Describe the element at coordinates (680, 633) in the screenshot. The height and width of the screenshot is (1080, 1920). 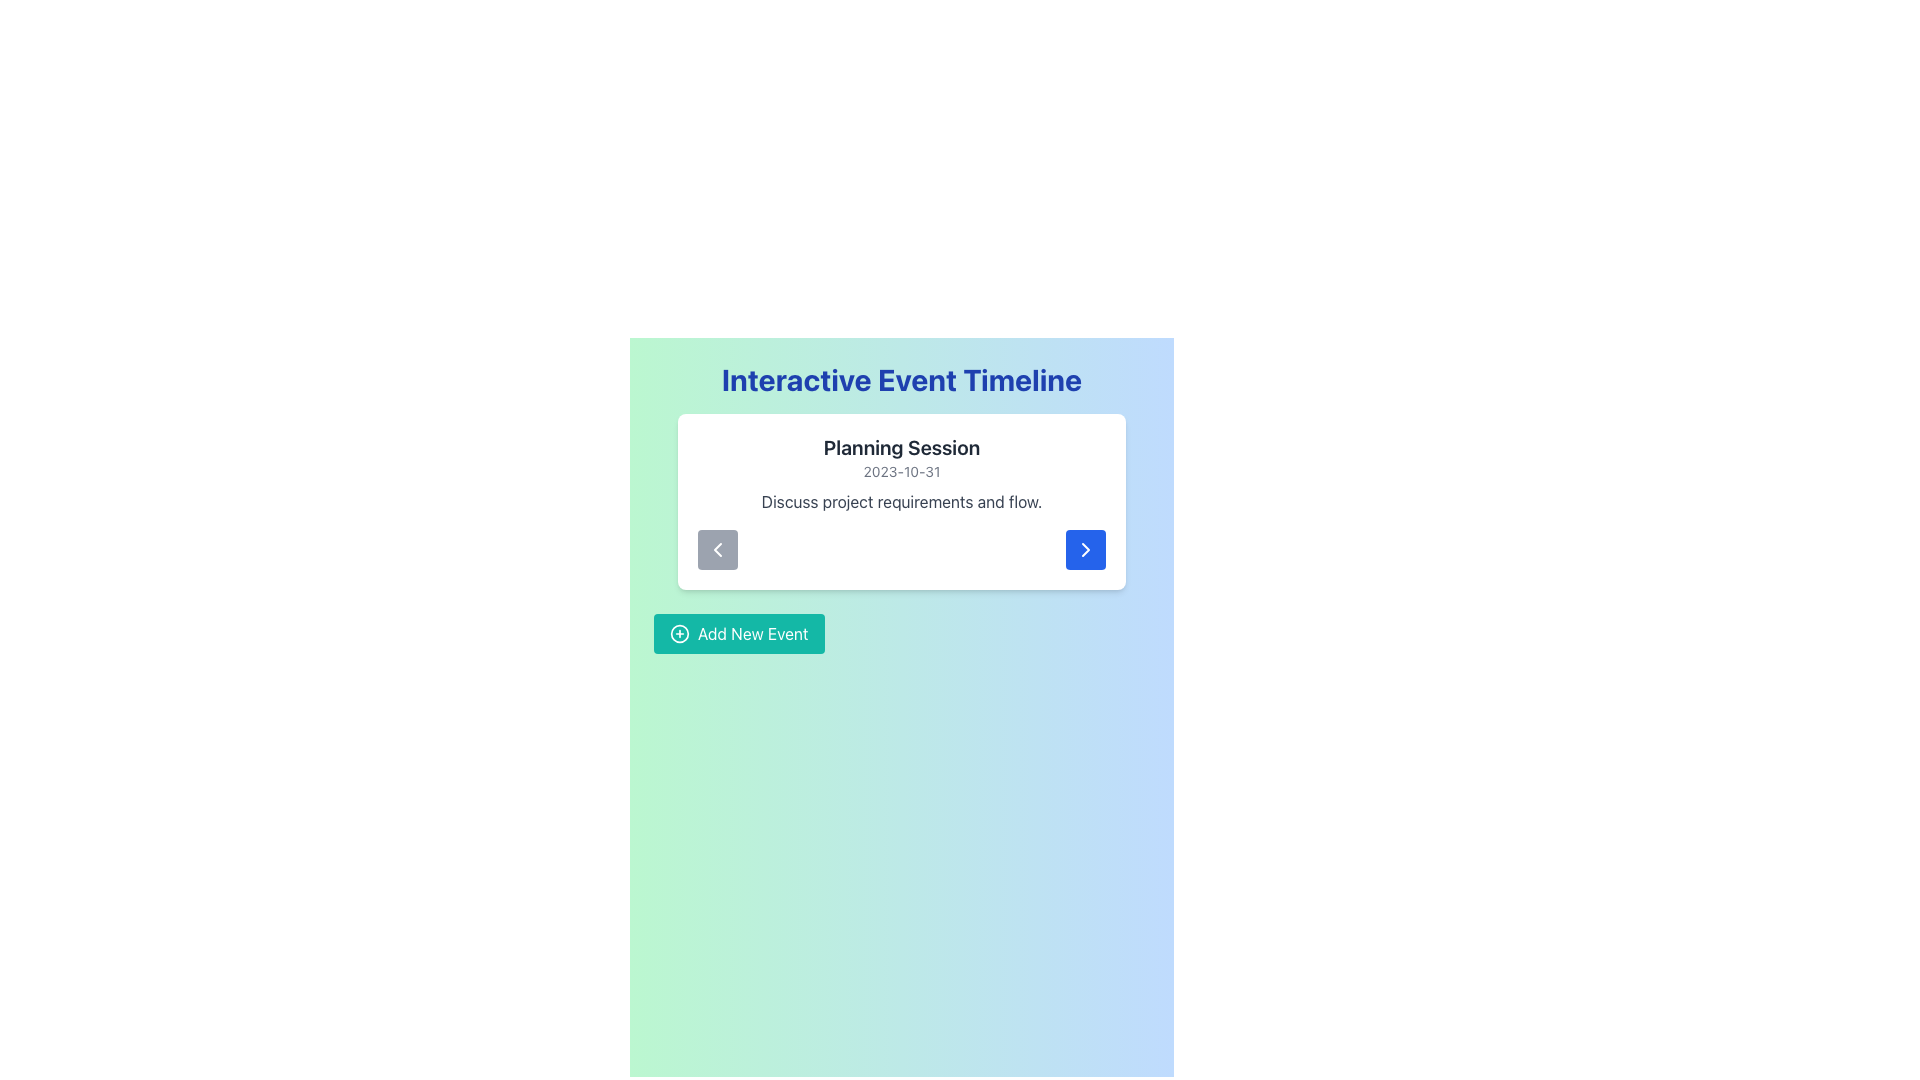
I see `the SVG Circle that serves as the outer circular border of the icon in the 'Add New Event' button, located on the left-hand side above the text label` at that location.